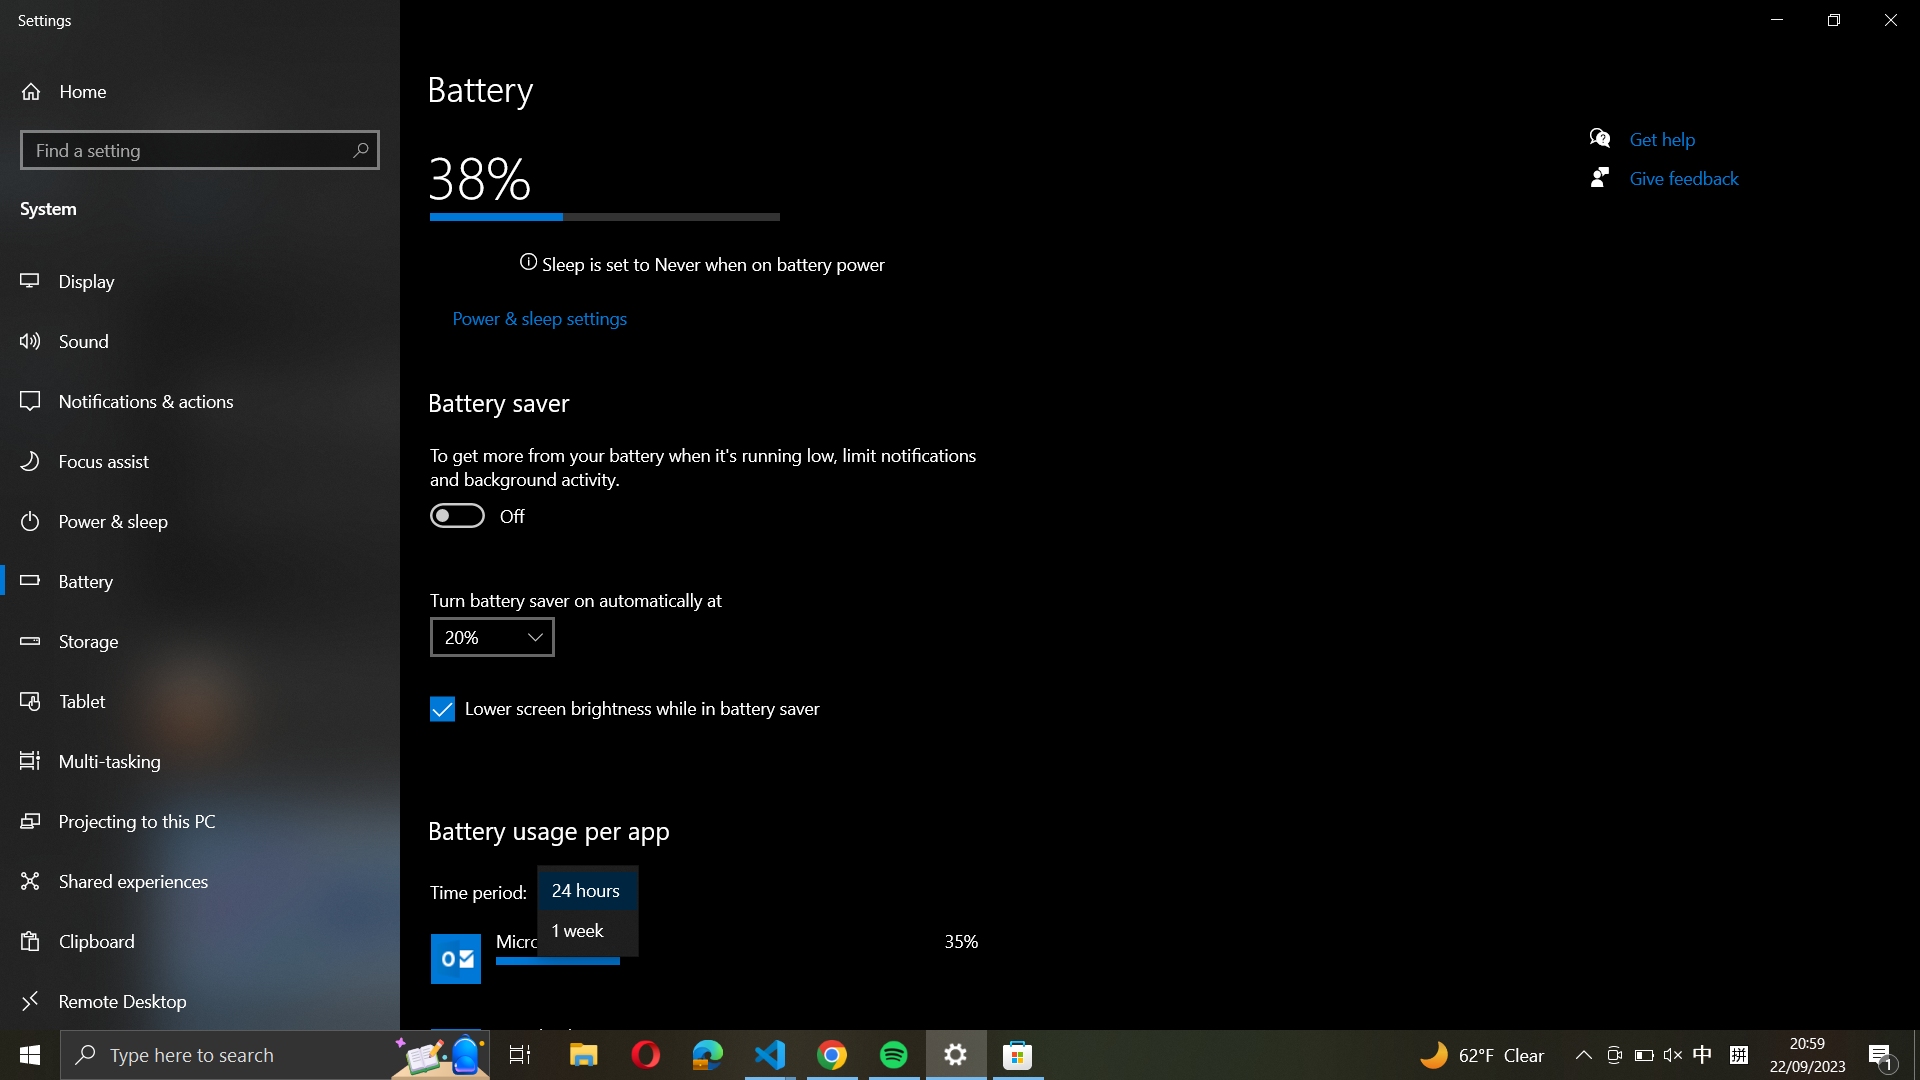 The image size is (1920, 1080). What do you see at coordinates (202, 644) in the screenshot?
I see `the Storage option from the sidebar` at bounding box center [202, 644].